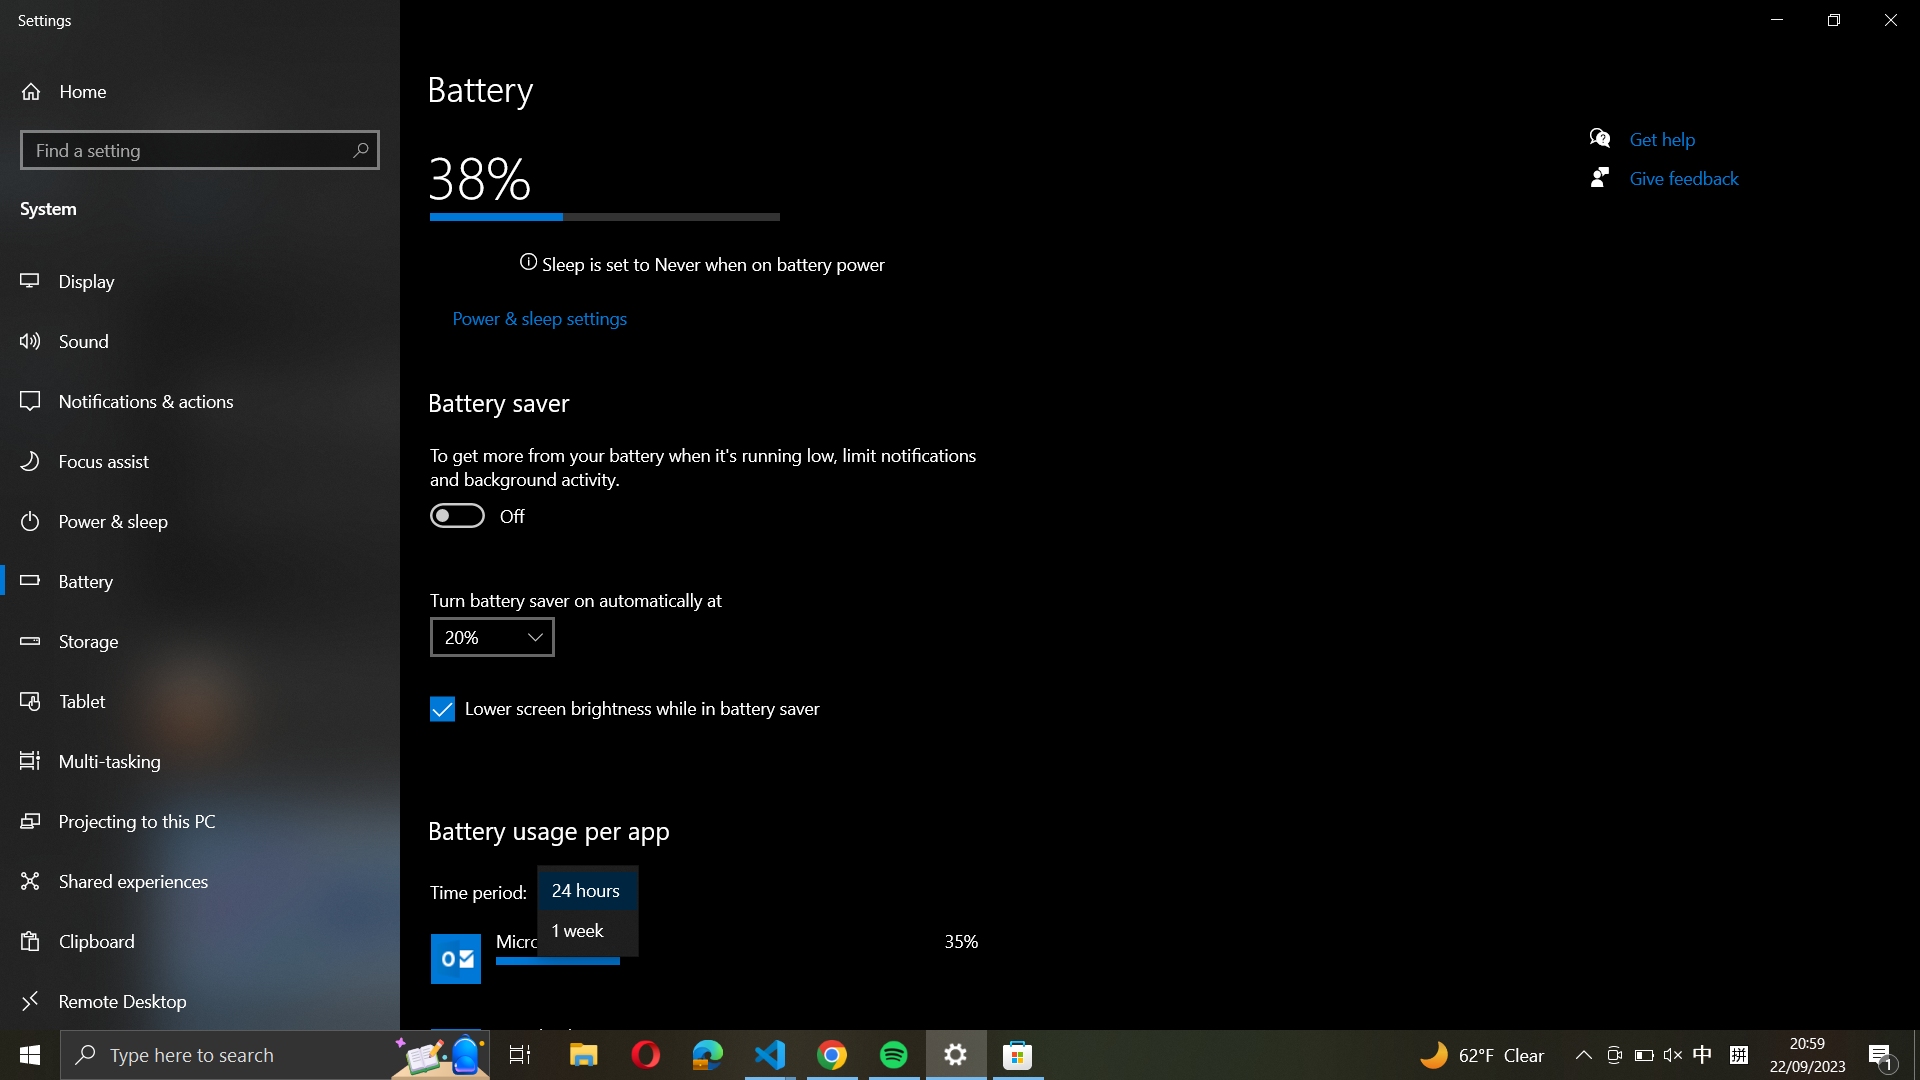 The image size is (1920, 1080). What do you see at coordinates (202, 644) in the screenshot?
I see `the Storage option from the sidebar` at bounding box center [202, 644].